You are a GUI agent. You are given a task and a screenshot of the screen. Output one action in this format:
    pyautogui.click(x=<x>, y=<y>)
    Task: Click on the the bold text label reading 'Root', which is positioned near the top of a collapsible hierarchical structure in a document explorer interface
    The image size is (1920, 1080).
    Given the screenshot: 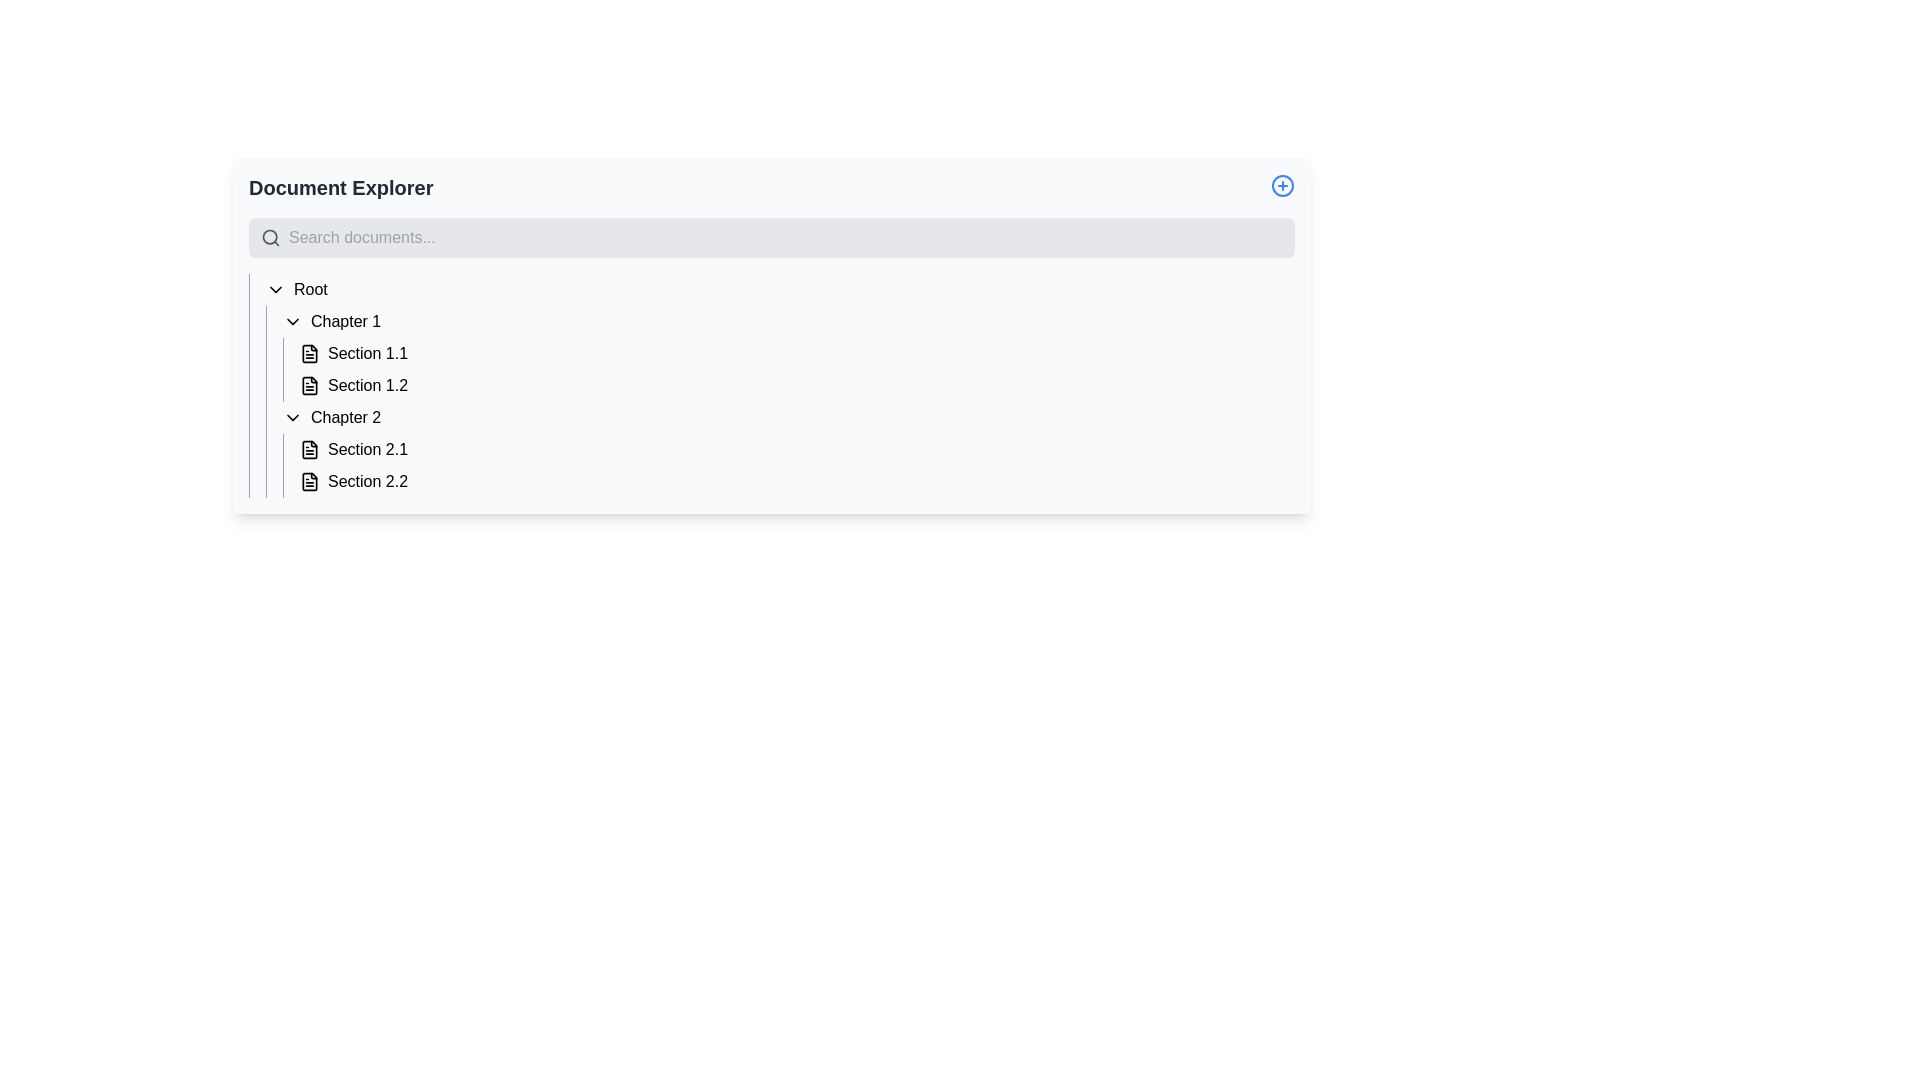 What is the action you would take?
    pyautogui.click(x=309, y=289)
    